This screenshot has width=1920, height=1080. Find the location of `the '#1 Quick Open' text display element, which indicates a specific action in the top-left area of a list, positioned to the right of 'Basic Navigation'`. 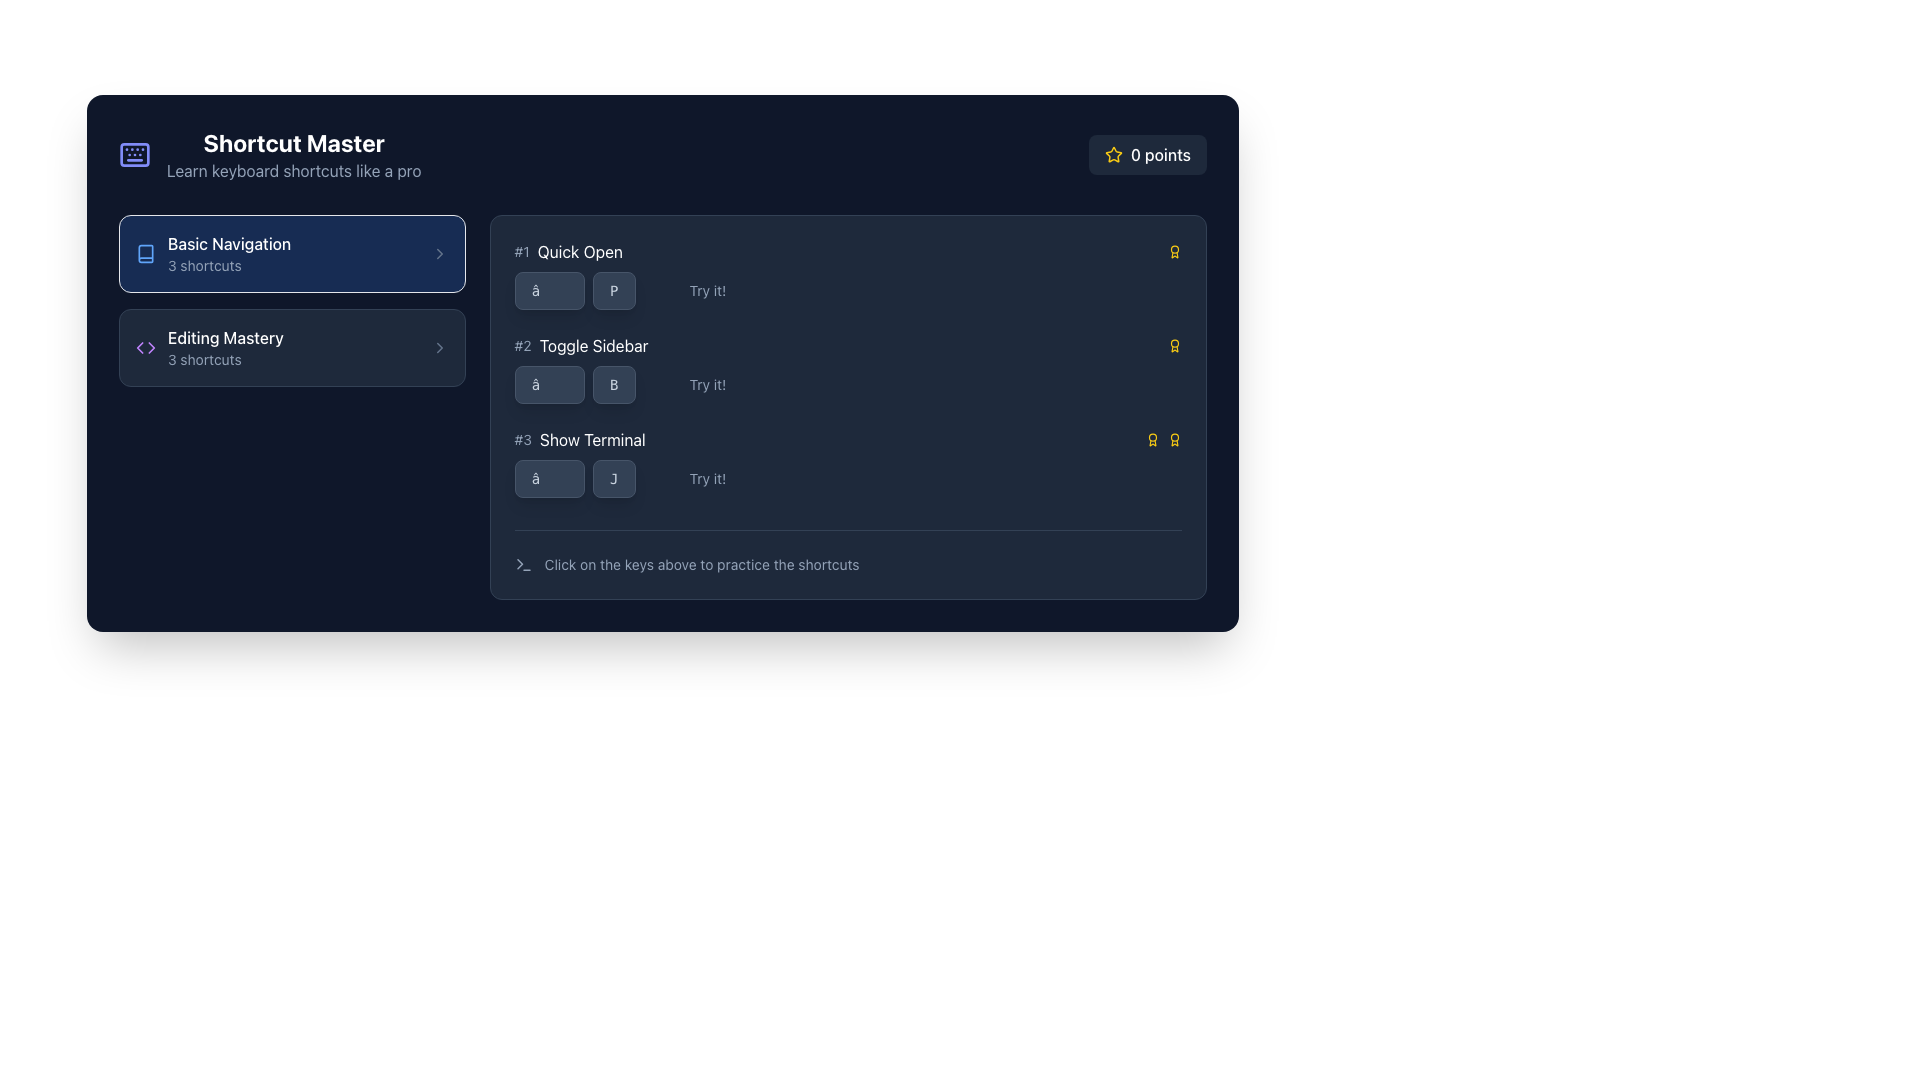

the '#1 Quick Open' text display element, which indicates a specific action in the top-left area of a list, positioned to the right of 'Basic Navigation' is located at coordinates (567, 250).